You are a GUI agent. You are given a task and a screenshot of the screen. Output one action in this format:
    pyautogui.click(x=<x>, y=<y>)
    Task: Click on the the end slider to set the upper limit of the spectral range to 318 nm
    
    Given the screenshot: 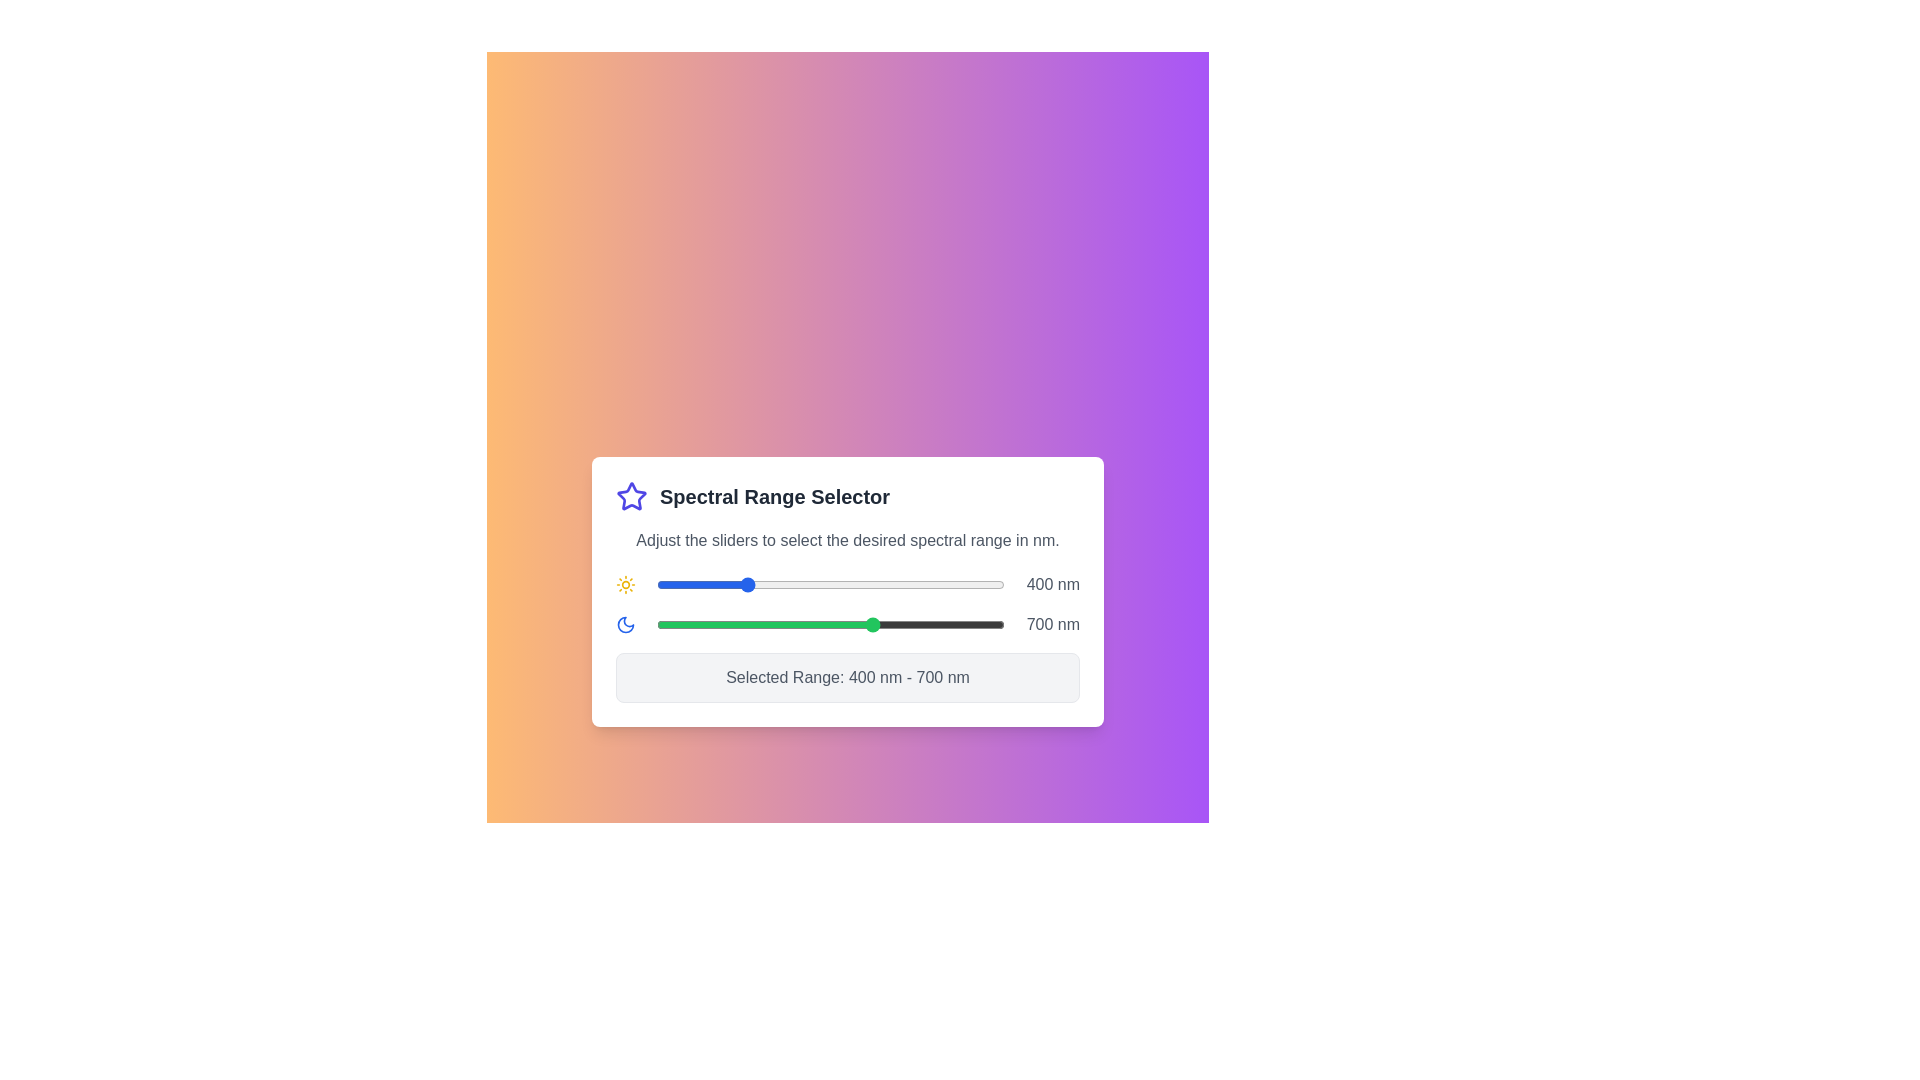 What is the action you would take?
    pyautogui.click(x=708, y=623)
    